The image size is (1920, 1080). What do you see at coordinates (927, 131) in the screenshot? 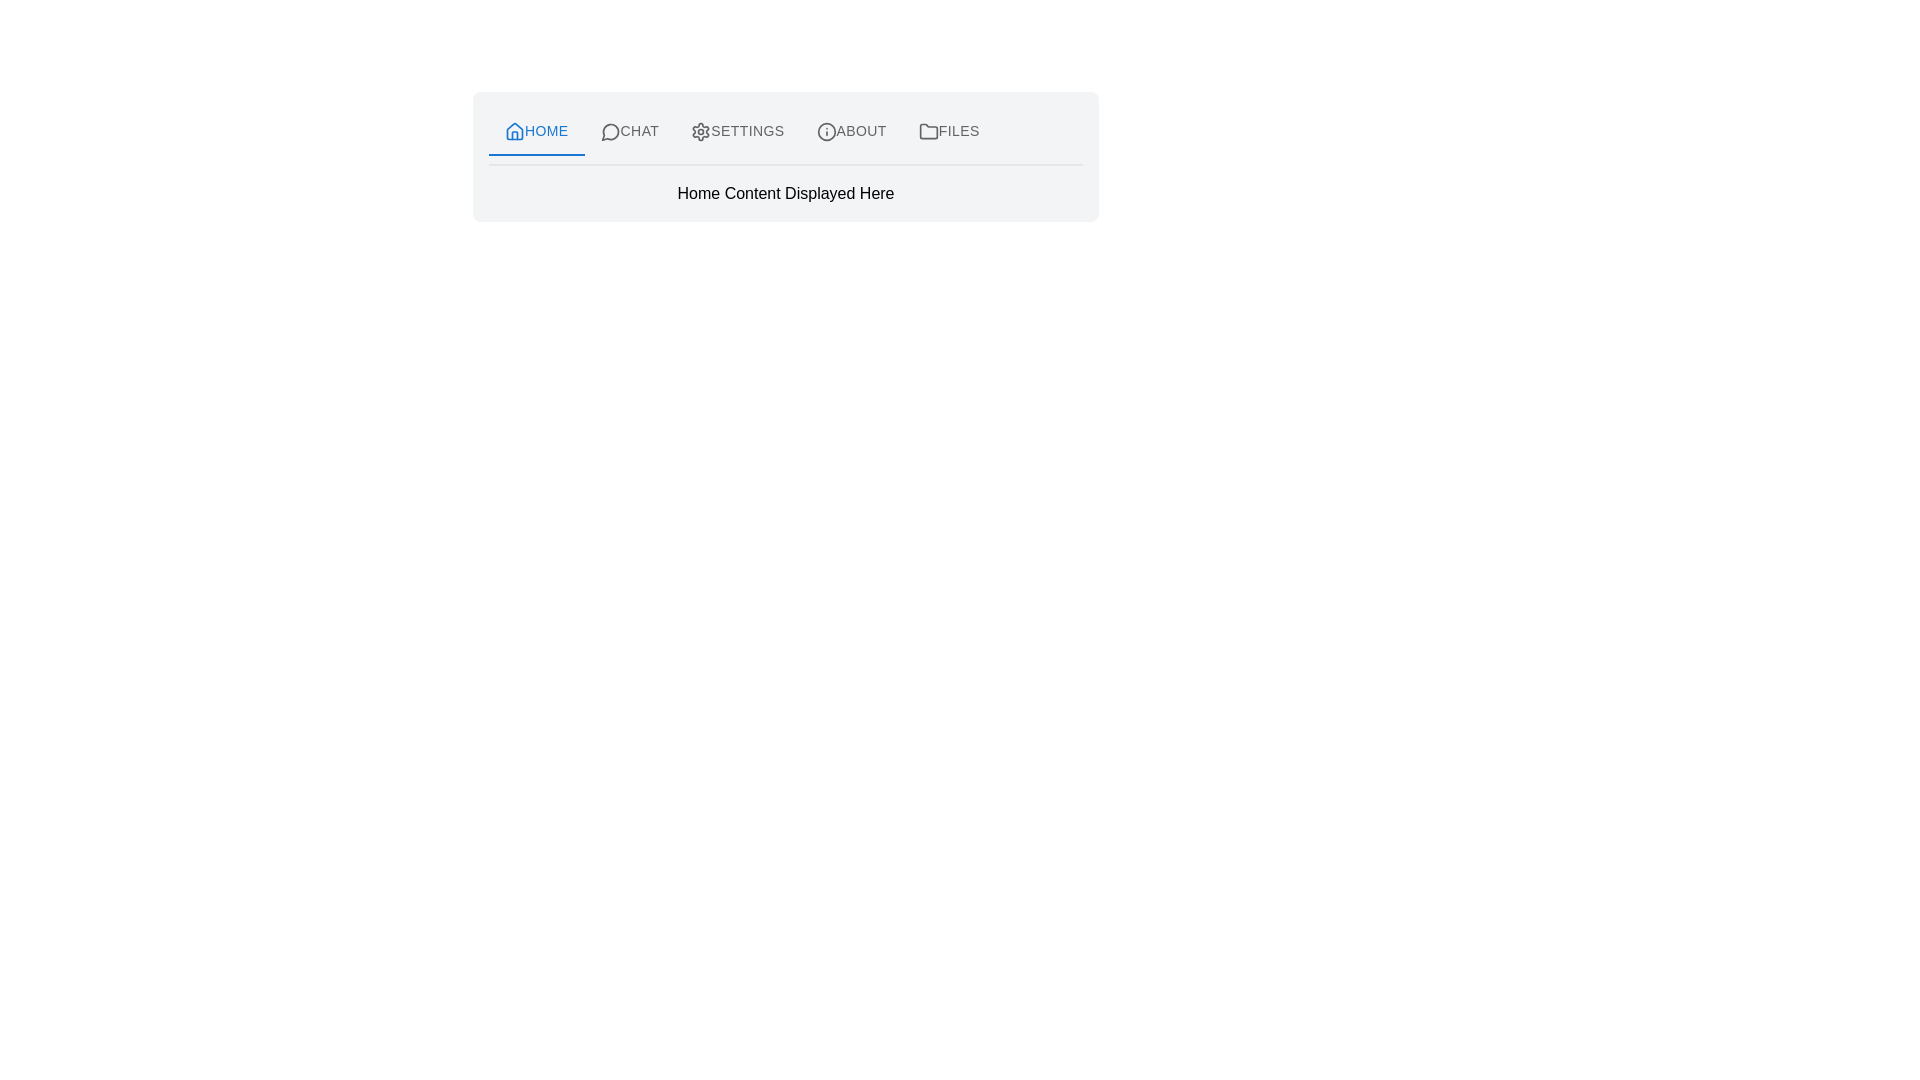
I see `the folder icon in the top navigation bar labeled 'FILES', which is the rightmost item in the horizontal menu` at bounding box center [927, 131].